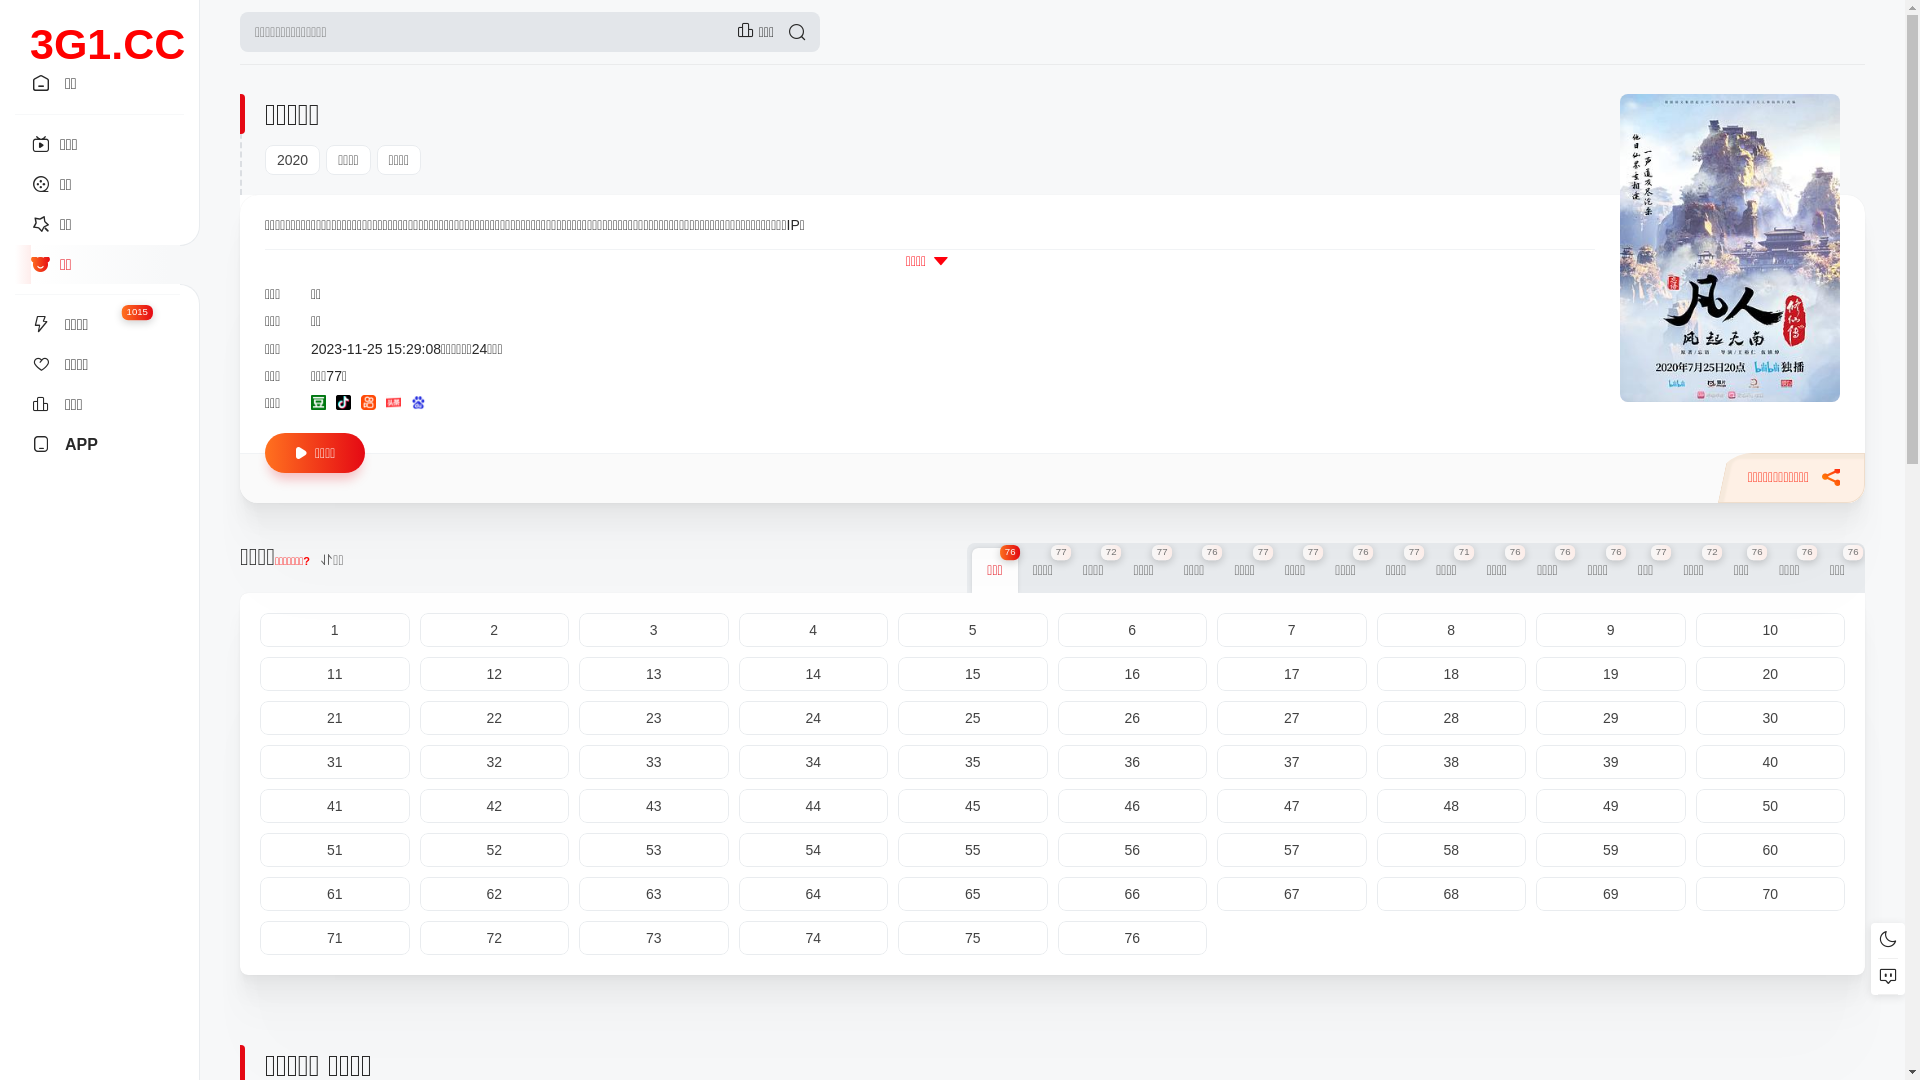 This screenshot has width=1920, height=1080. I want to click on '70', so click(1771, 893).